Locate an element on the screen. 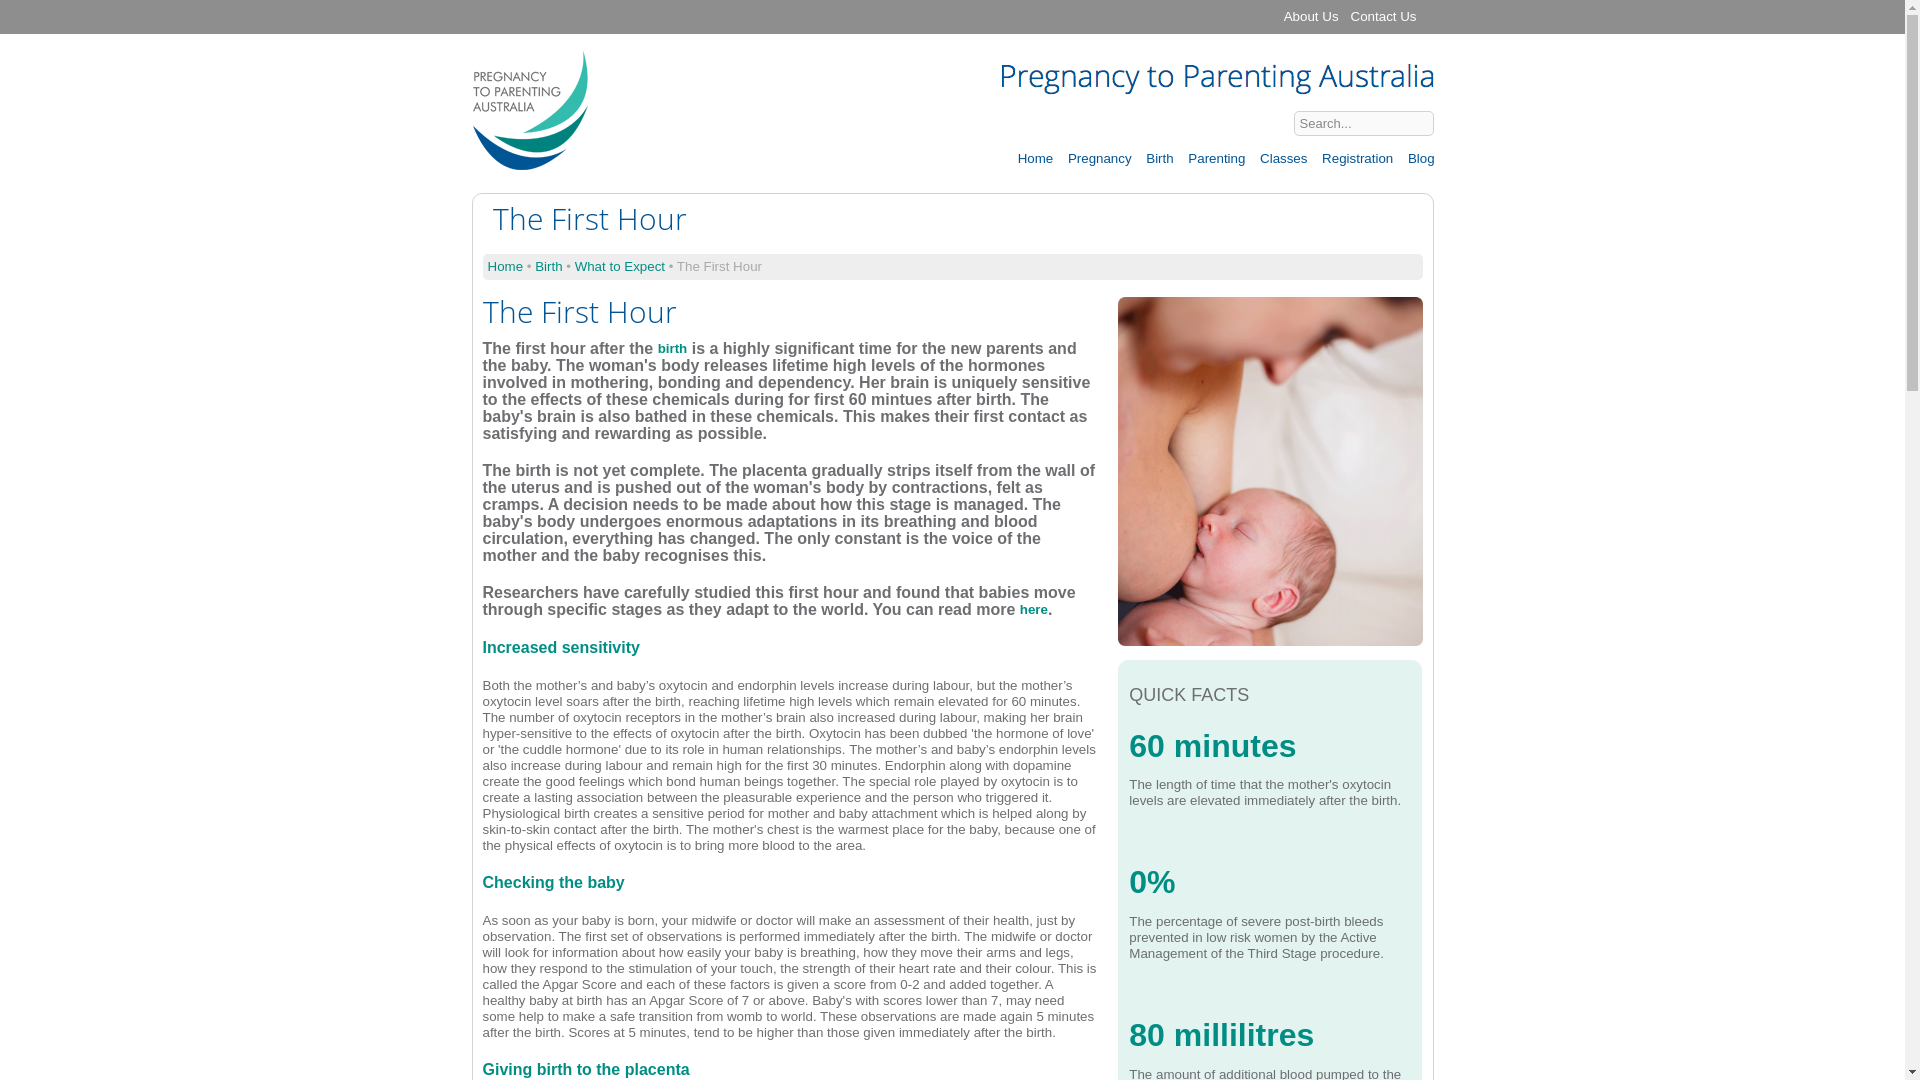 The width and height of the screenshot is (1920, 1080). 'Parenting' is located at coordinates (1214, 157).